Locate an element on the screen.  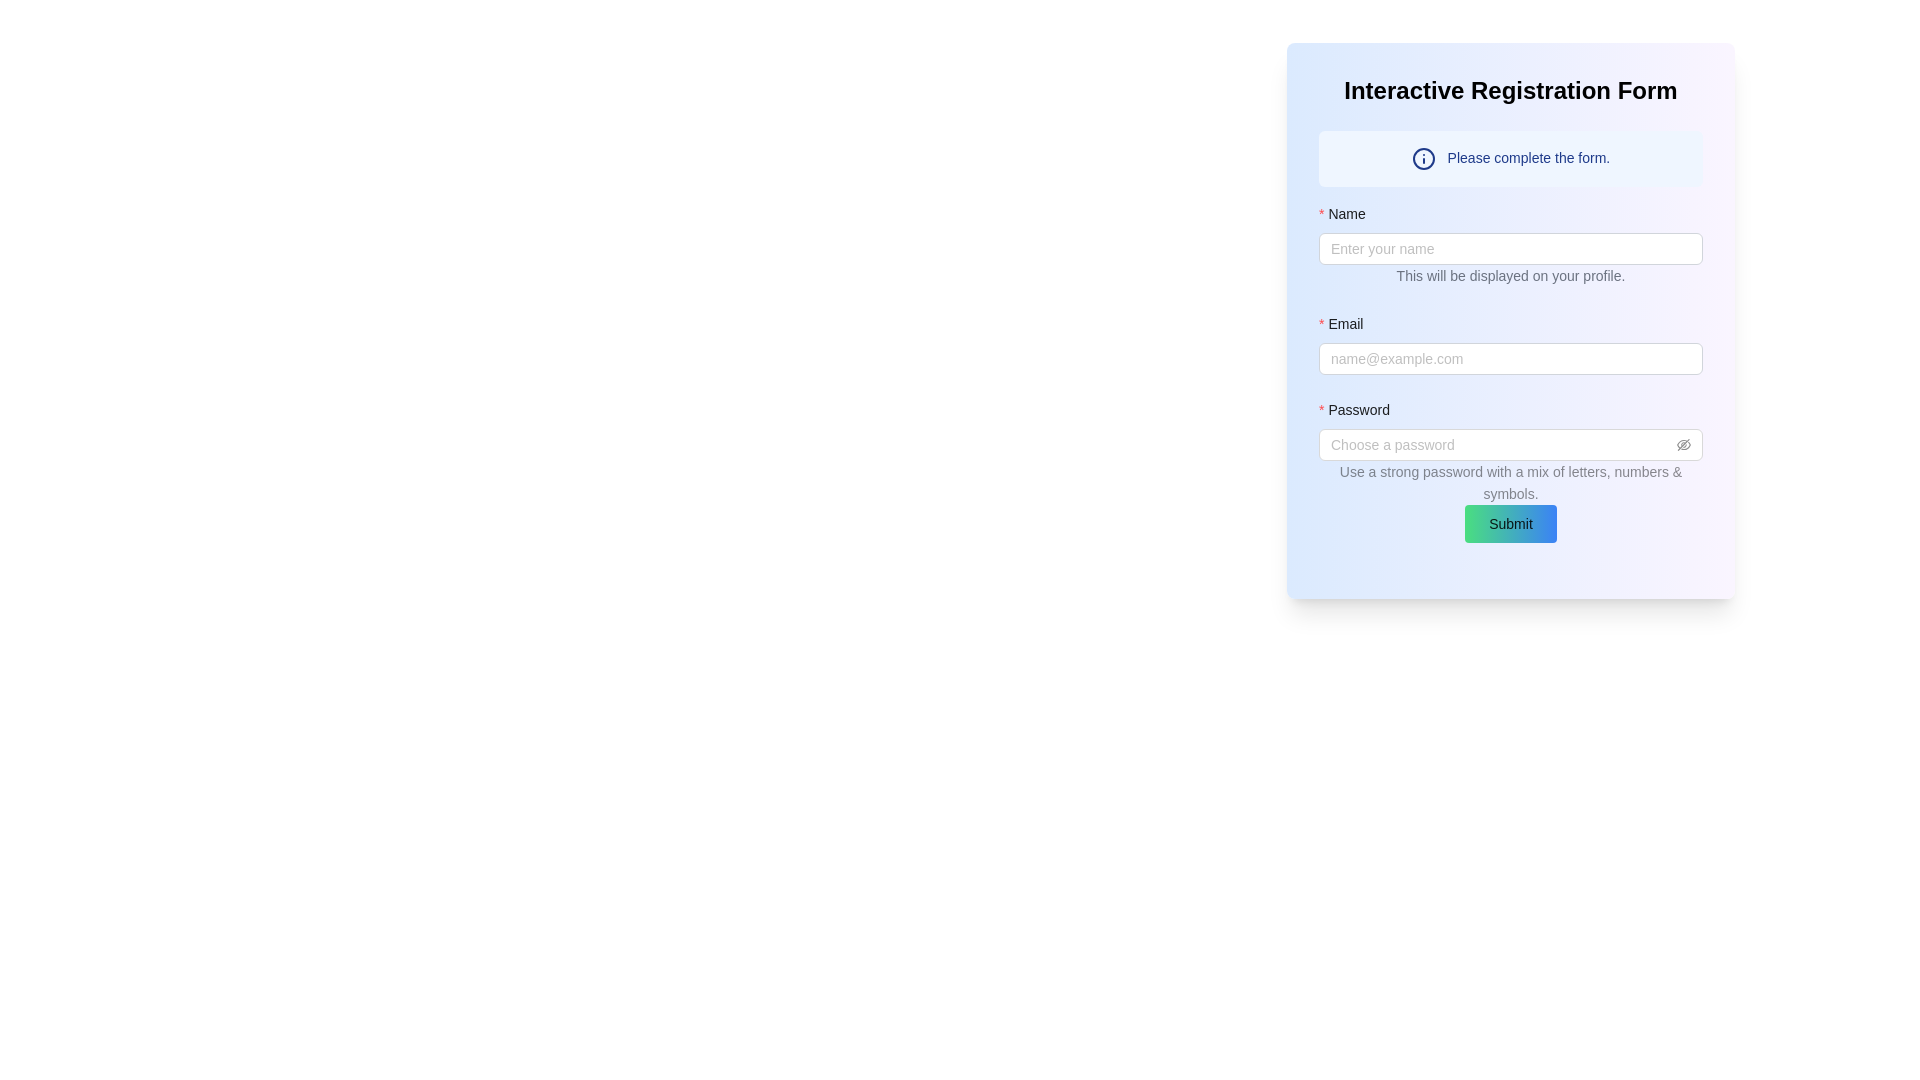
the Text label that provides guidelines for creating a strong password, located below the 'Password' input field in the Interactive Registration Form is located at coordinates (1511, 466).